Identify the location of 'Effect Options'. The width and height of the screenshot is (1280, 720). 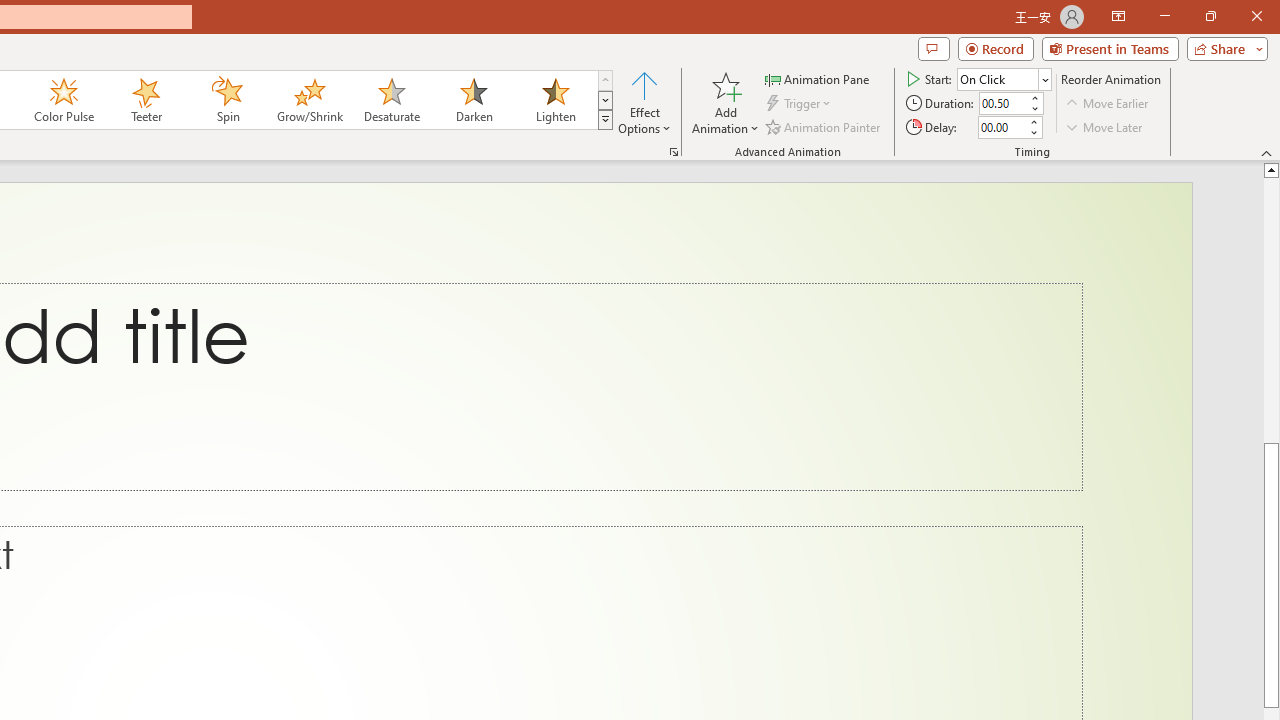
(645, 103).